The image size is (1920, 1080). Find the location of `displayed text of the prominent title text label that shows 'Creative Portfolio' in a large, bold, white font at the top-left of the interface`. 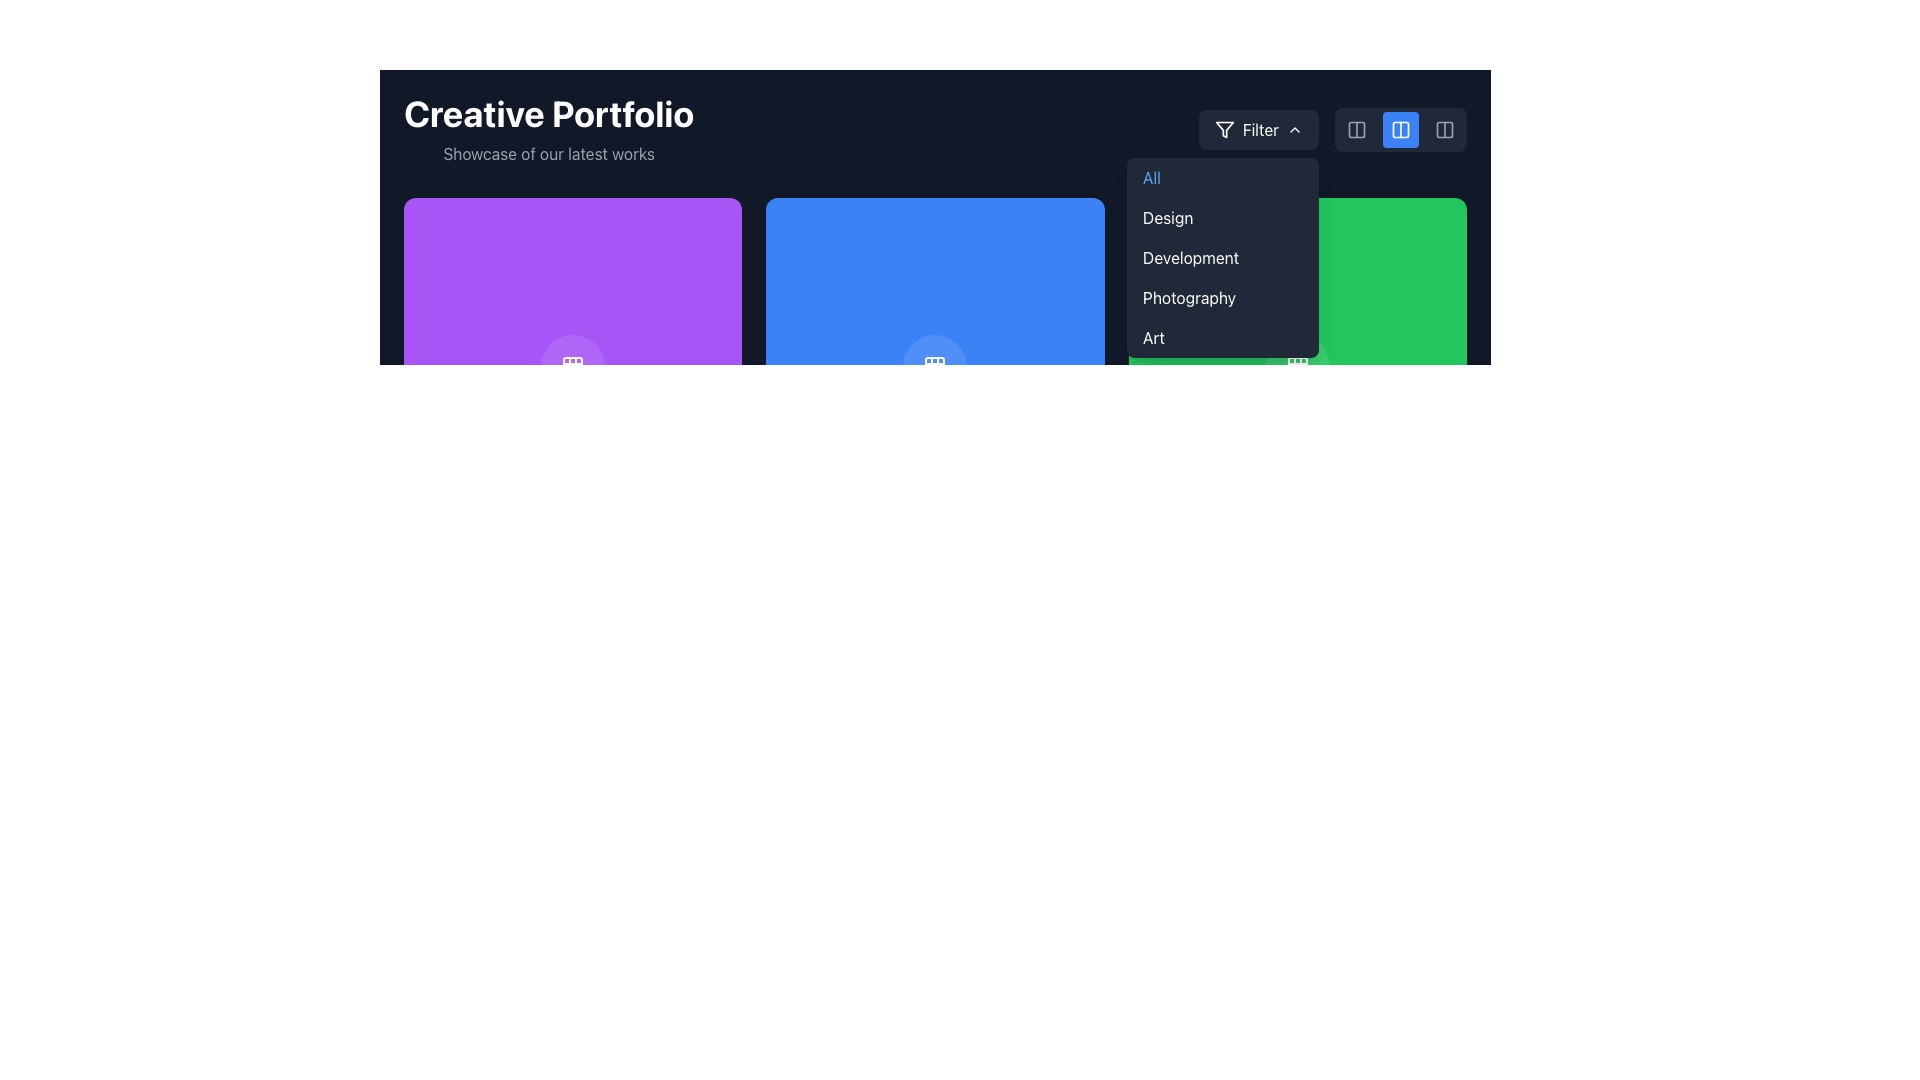

displayed text of the prominent title text label that shows 'Creative Portfolio' in a large, bold, white font at the top-left of the interface is located at coordinates (549, 114).